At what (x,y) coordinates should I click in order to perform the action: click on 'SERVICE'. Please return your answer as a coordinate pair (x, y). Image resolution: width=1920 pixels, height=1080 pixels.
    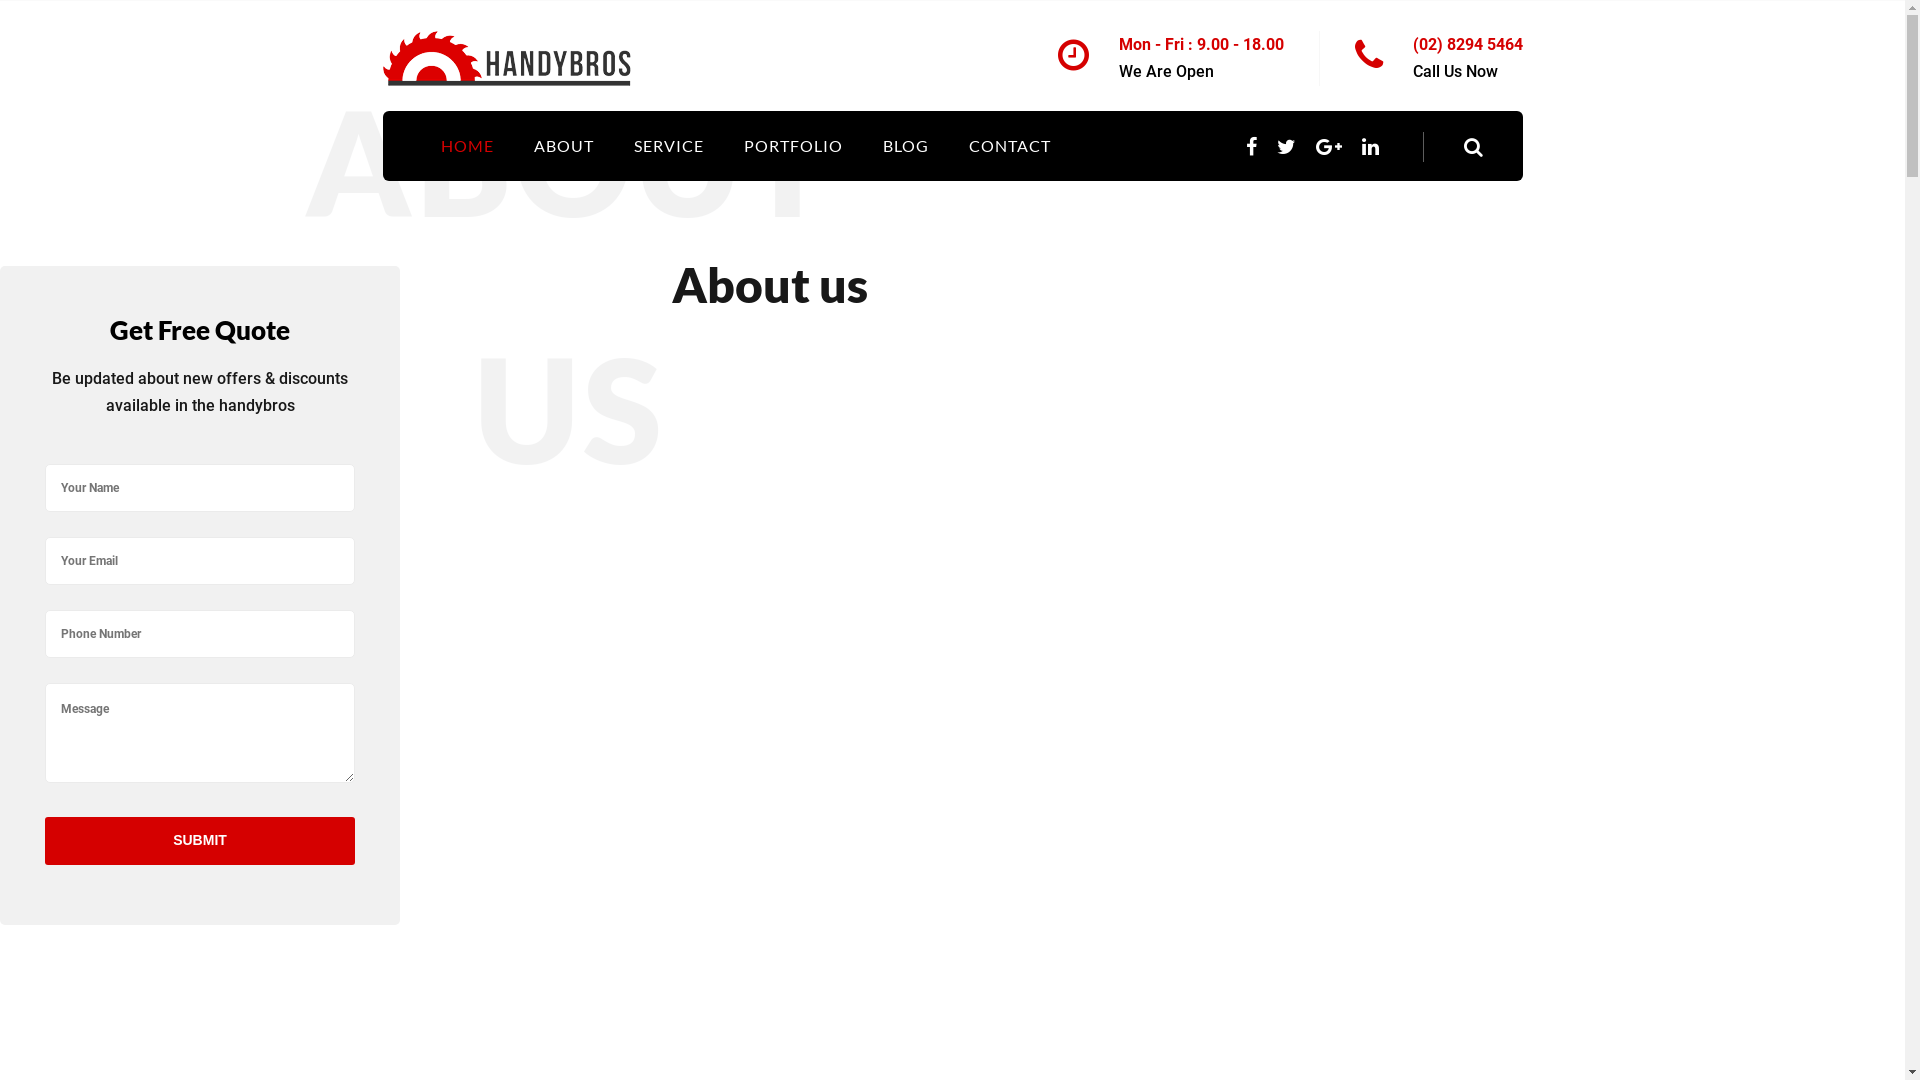
    Looking at the image, I should click on (668, 145).